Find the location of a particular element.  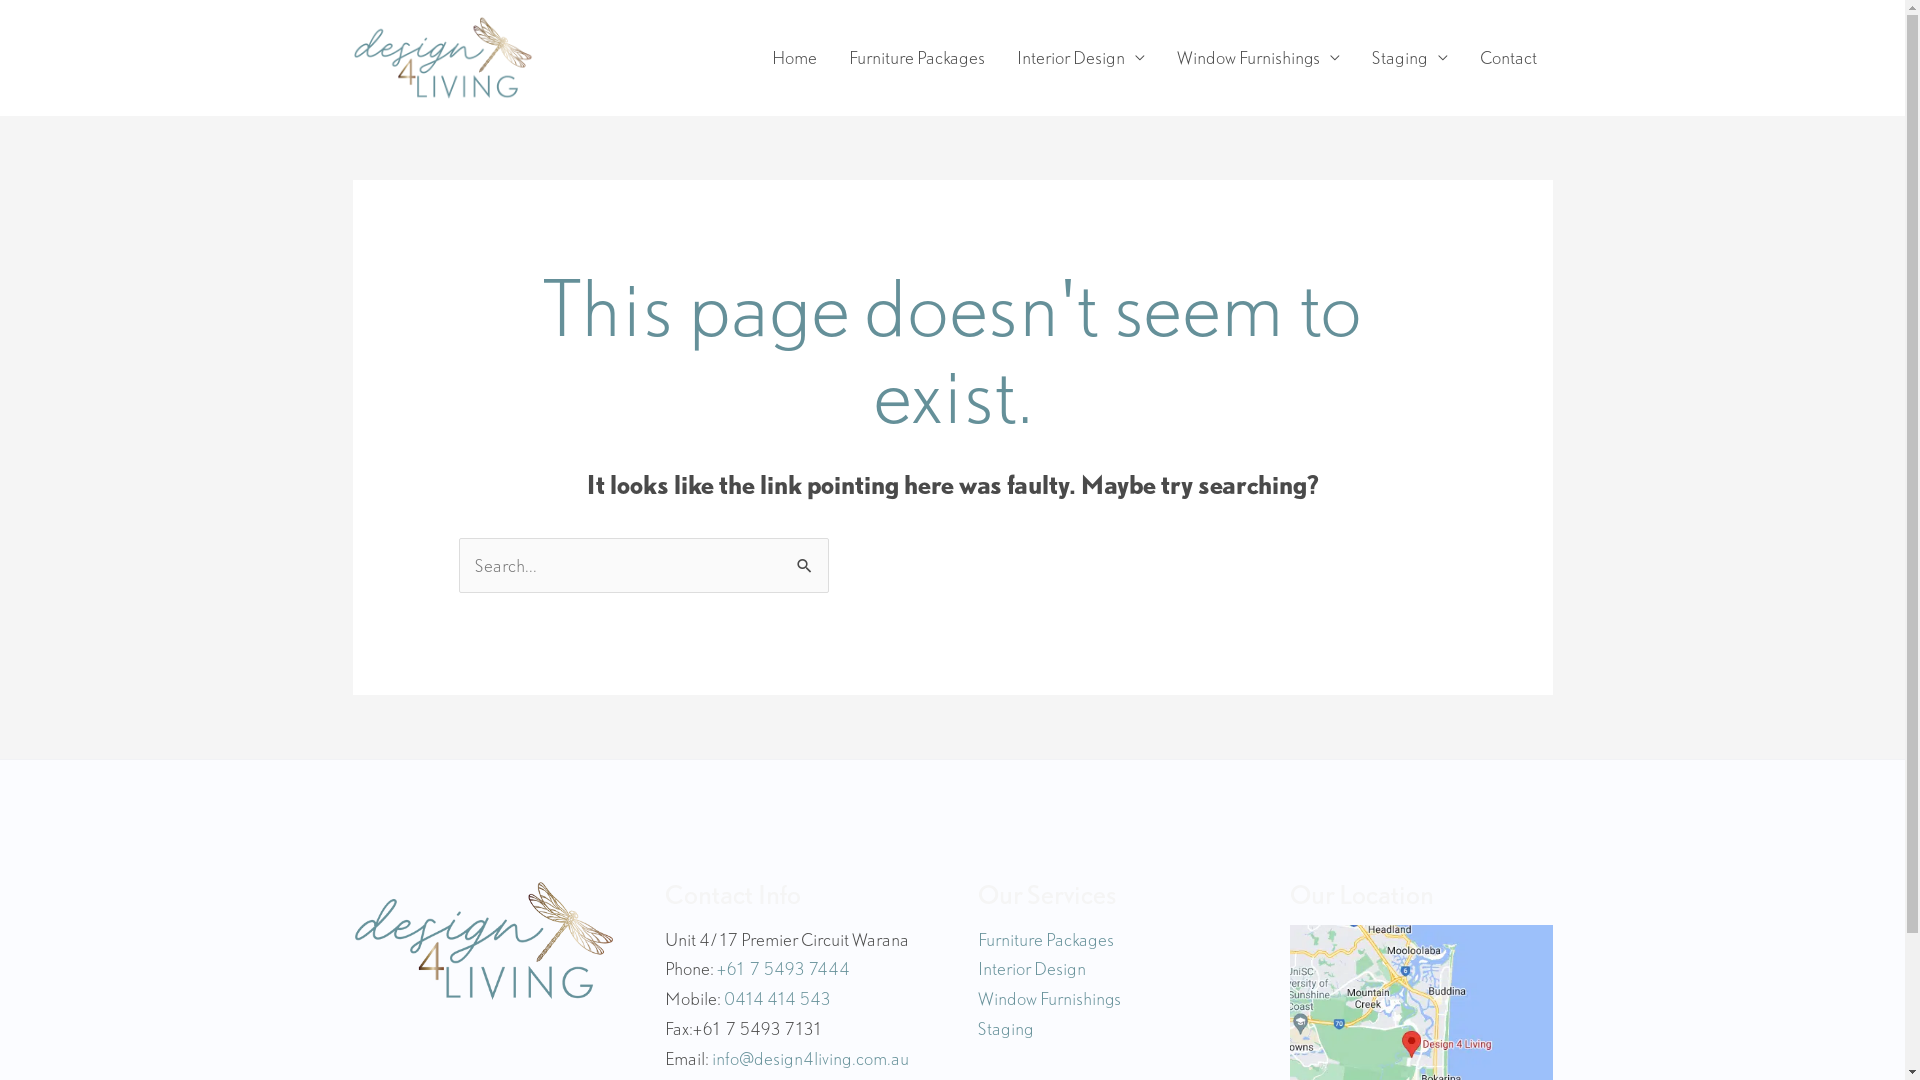

'0414 414 543' is located at coordinates (776, 998).